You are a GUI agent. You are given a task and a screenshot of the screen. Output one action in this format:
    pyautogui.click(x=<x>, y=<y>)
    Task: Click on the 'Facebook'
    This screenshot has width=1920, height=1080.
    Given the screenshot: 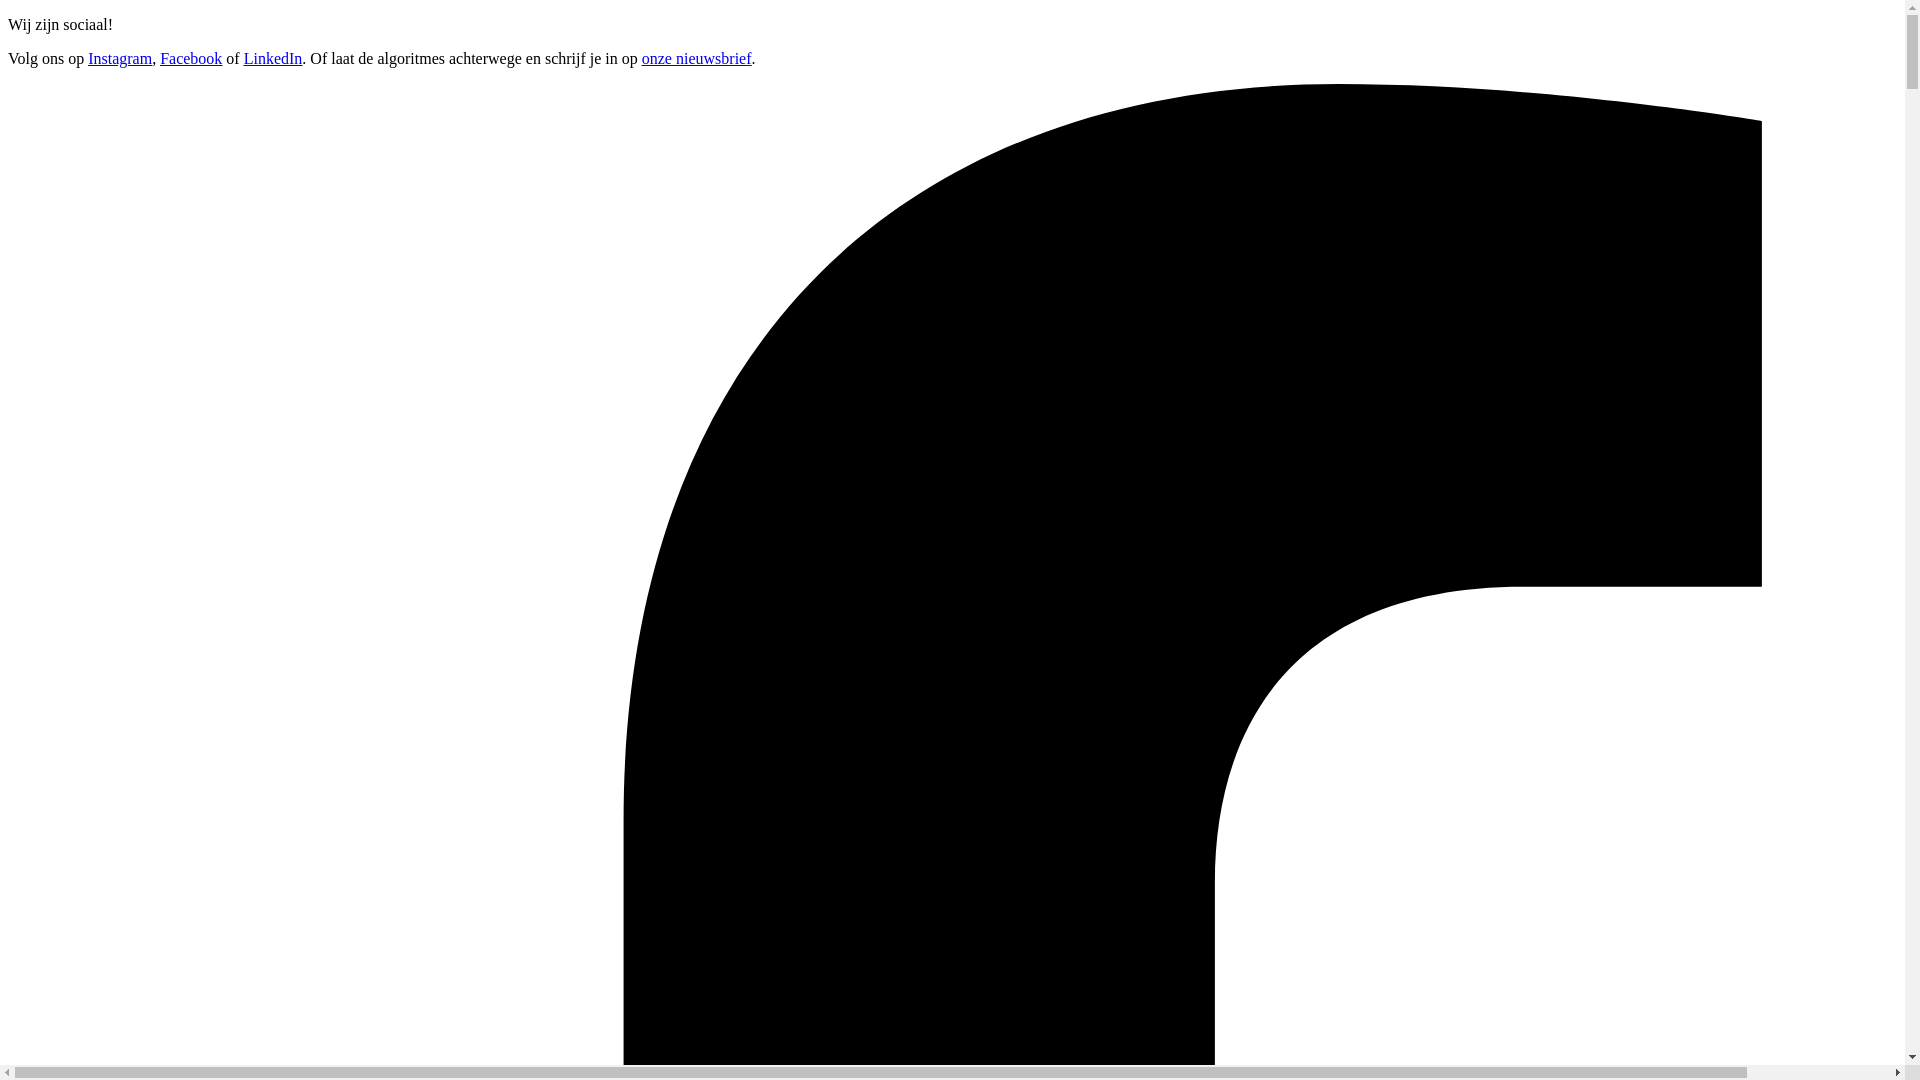 What is the action you would take?
    pyautogui.click(x=191, y=57)
    